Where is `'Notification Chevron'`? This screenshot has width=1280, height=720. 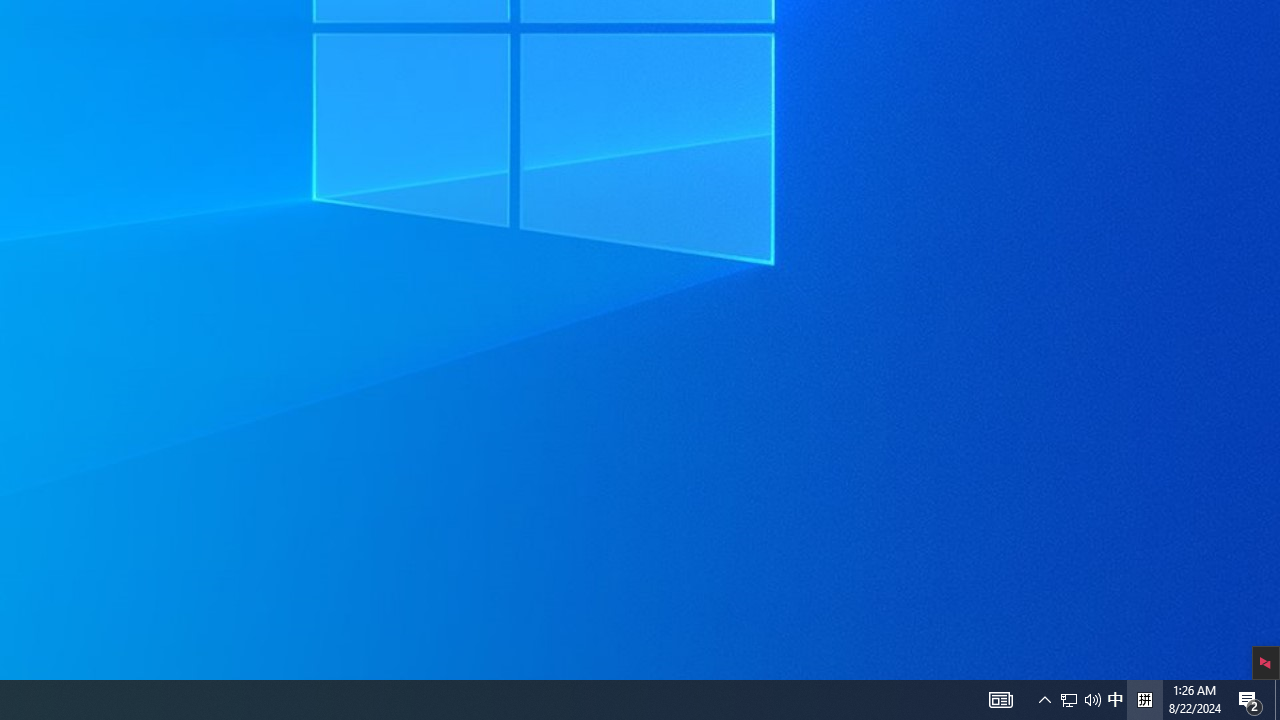
'Notification Chevron' is located at coordinates (1044, 698).